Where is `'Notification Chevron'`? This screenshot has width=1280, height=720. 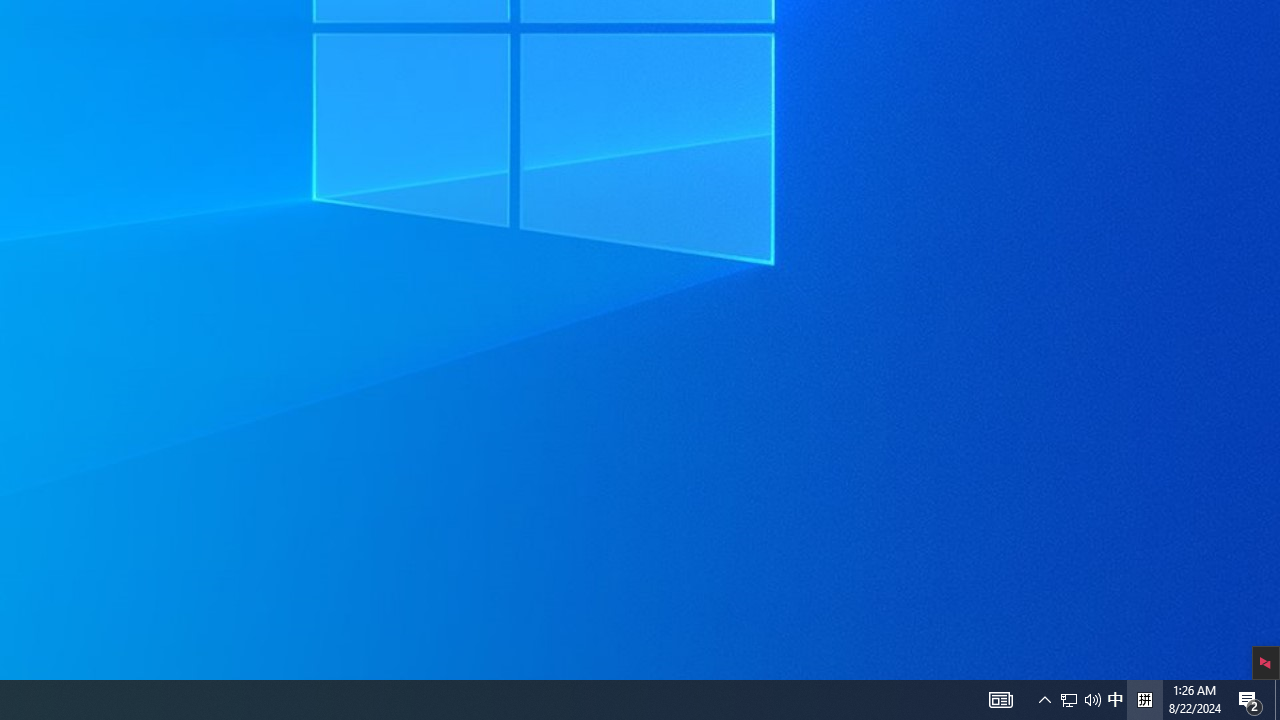
'Notification Chevron' is located at coordinates (1044, 698).